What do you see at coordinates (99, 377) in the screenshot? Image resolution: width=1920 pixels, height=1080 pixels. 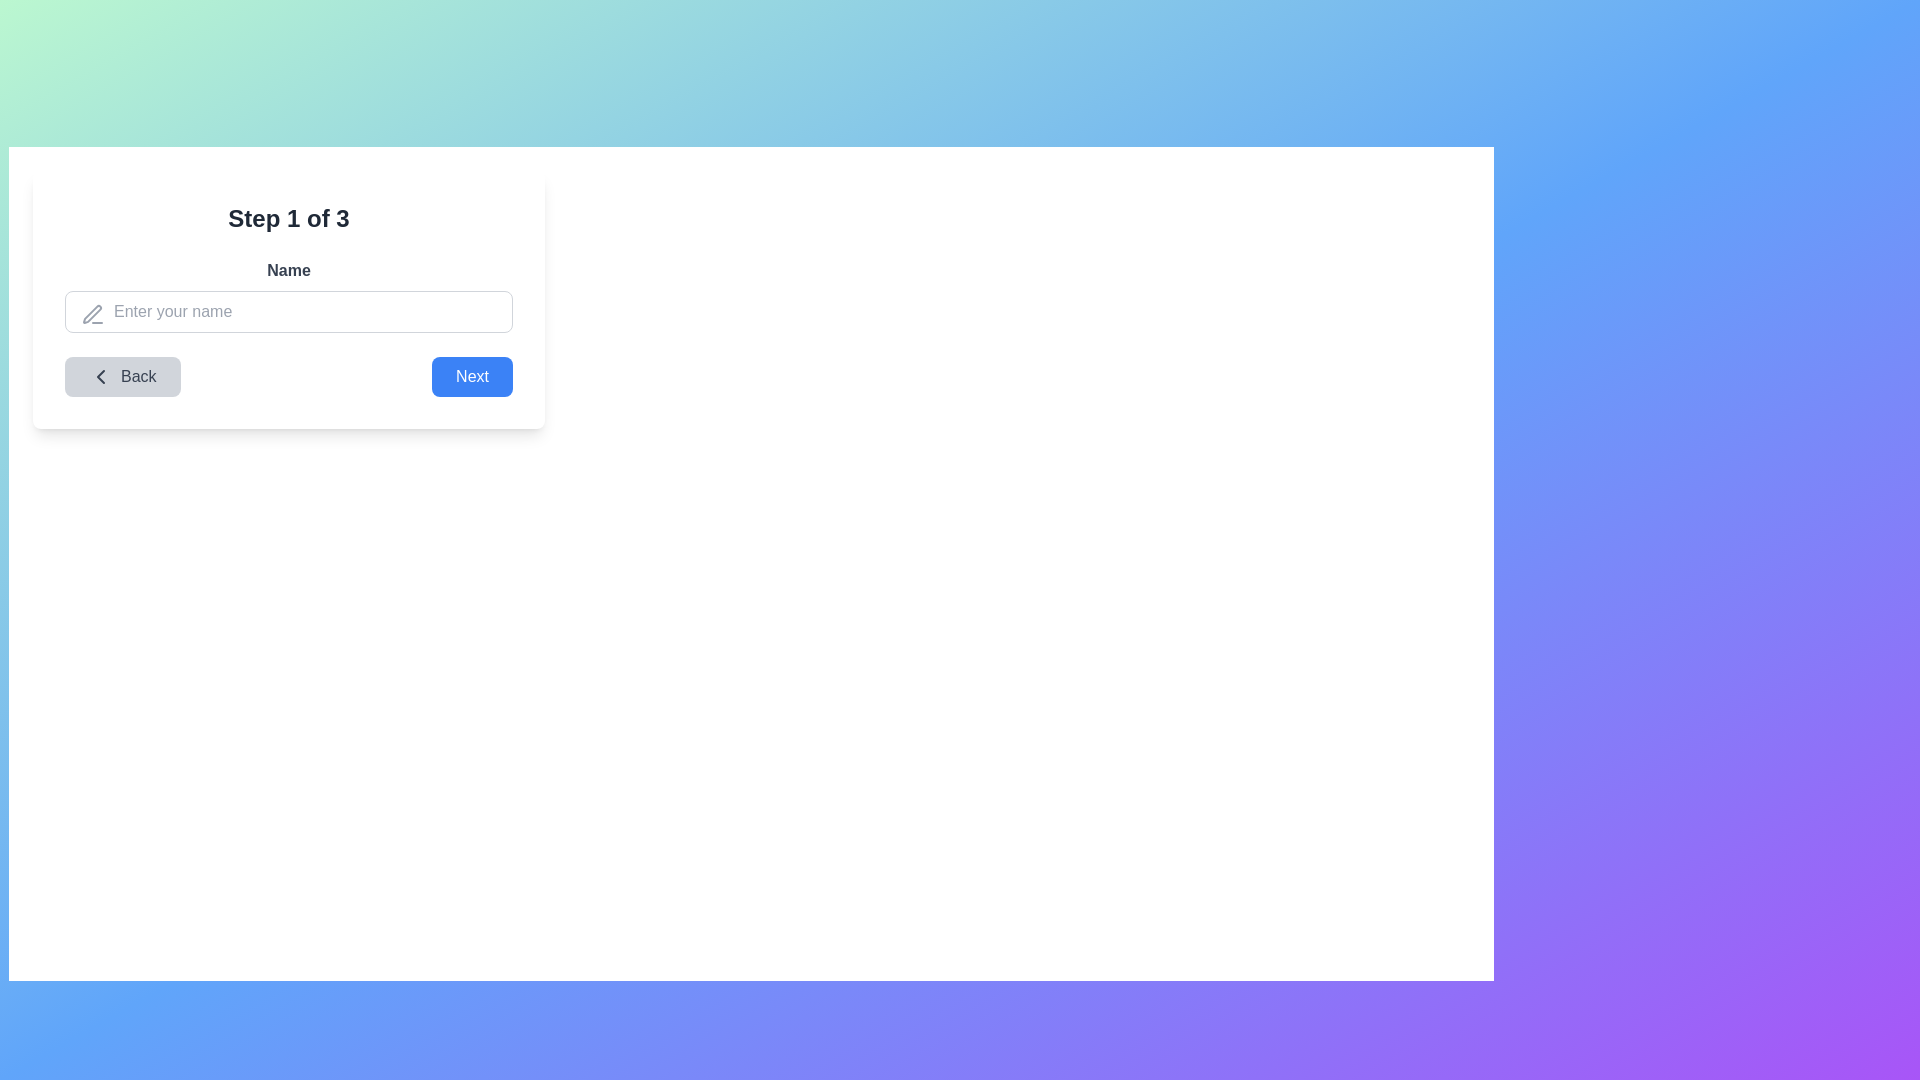 I see `the left-facing chevron arrow icon within the 'Back' button, which is displayed in a dark color against a light background` at bounding box center [99, 377].